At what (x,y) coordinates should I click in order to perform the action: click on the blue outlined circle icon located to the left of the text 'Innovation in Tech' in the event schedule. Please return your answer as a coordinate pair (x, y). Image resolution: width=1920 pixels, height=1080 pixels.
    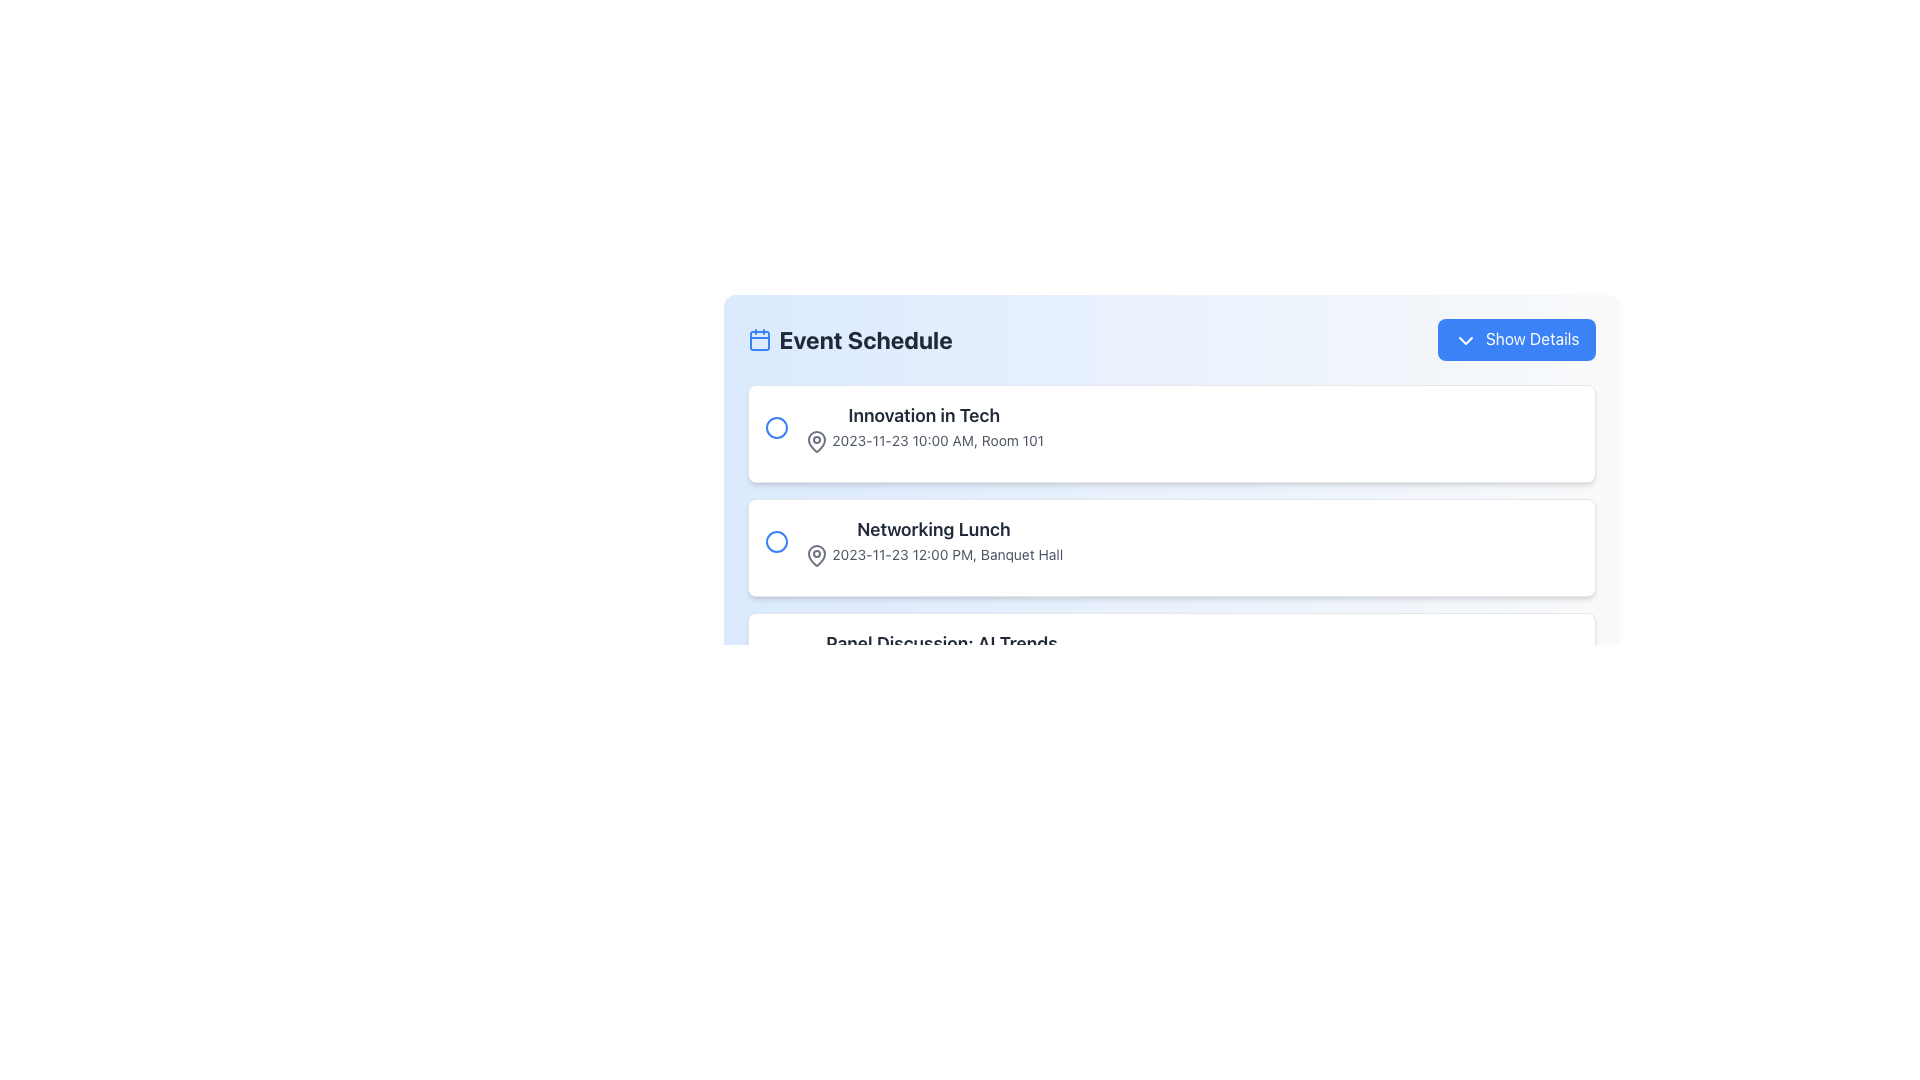
    Looking at the image, I should click on (775, 426).